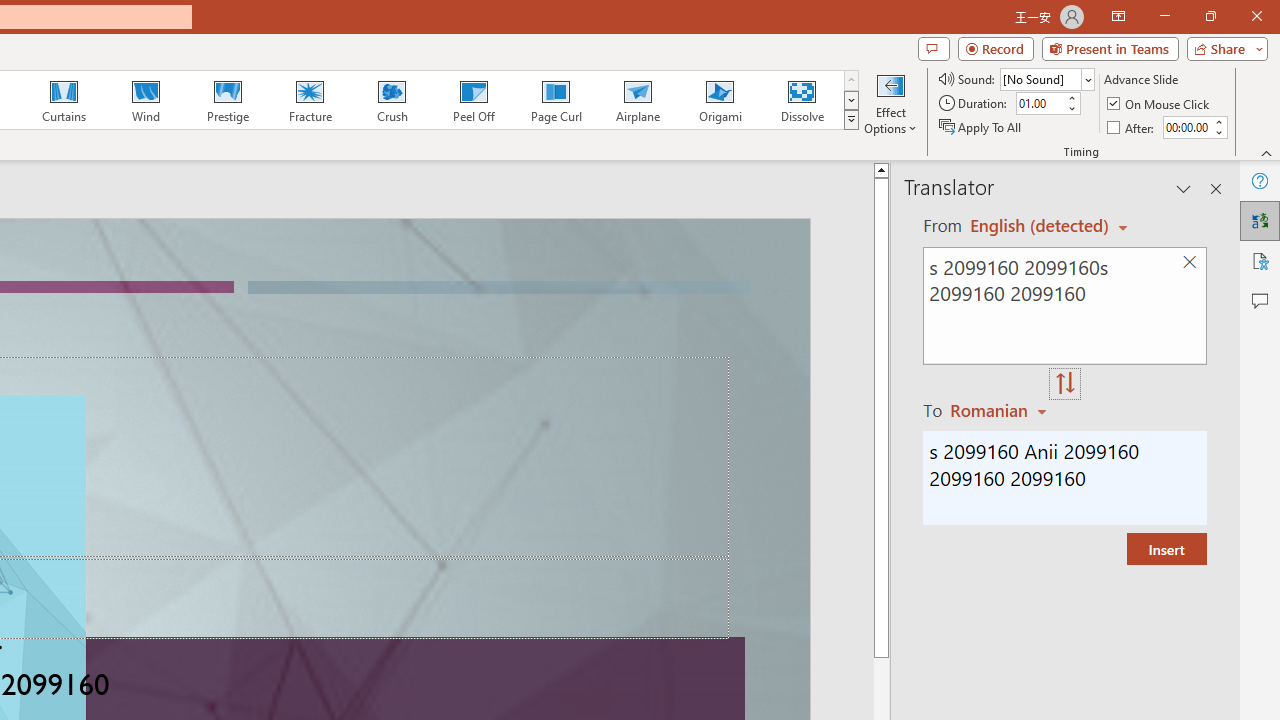 This screenshot has width=1280, height=720. Describe the element at coordinates (555, 100) in the screenshot. I see `'Page Curl'` at that location.